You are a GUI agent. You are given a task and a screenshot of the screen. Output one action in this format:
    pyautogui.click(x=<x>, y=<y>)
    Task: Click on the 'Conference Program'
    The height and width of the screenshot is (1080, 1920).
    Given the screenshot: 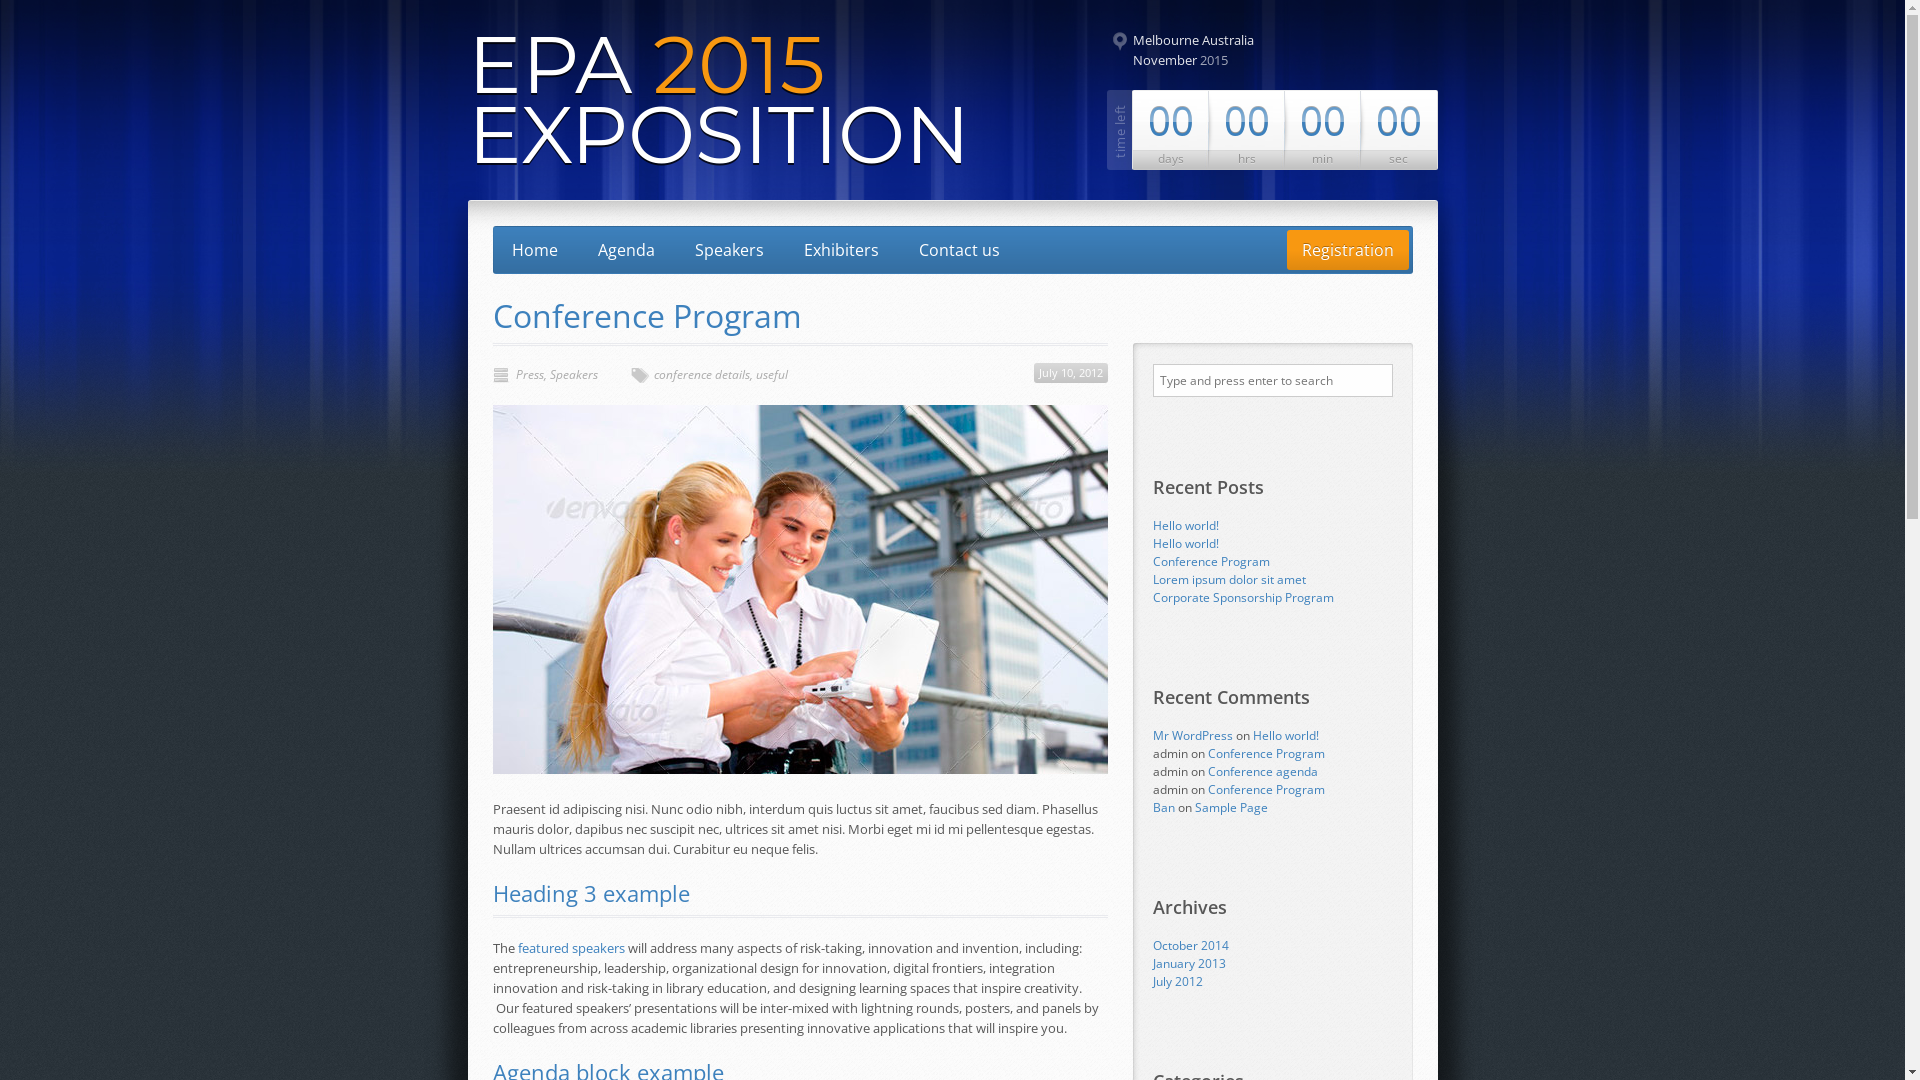 What is the action you would take?
    pyautogui.click(x=1265, y=788)
    